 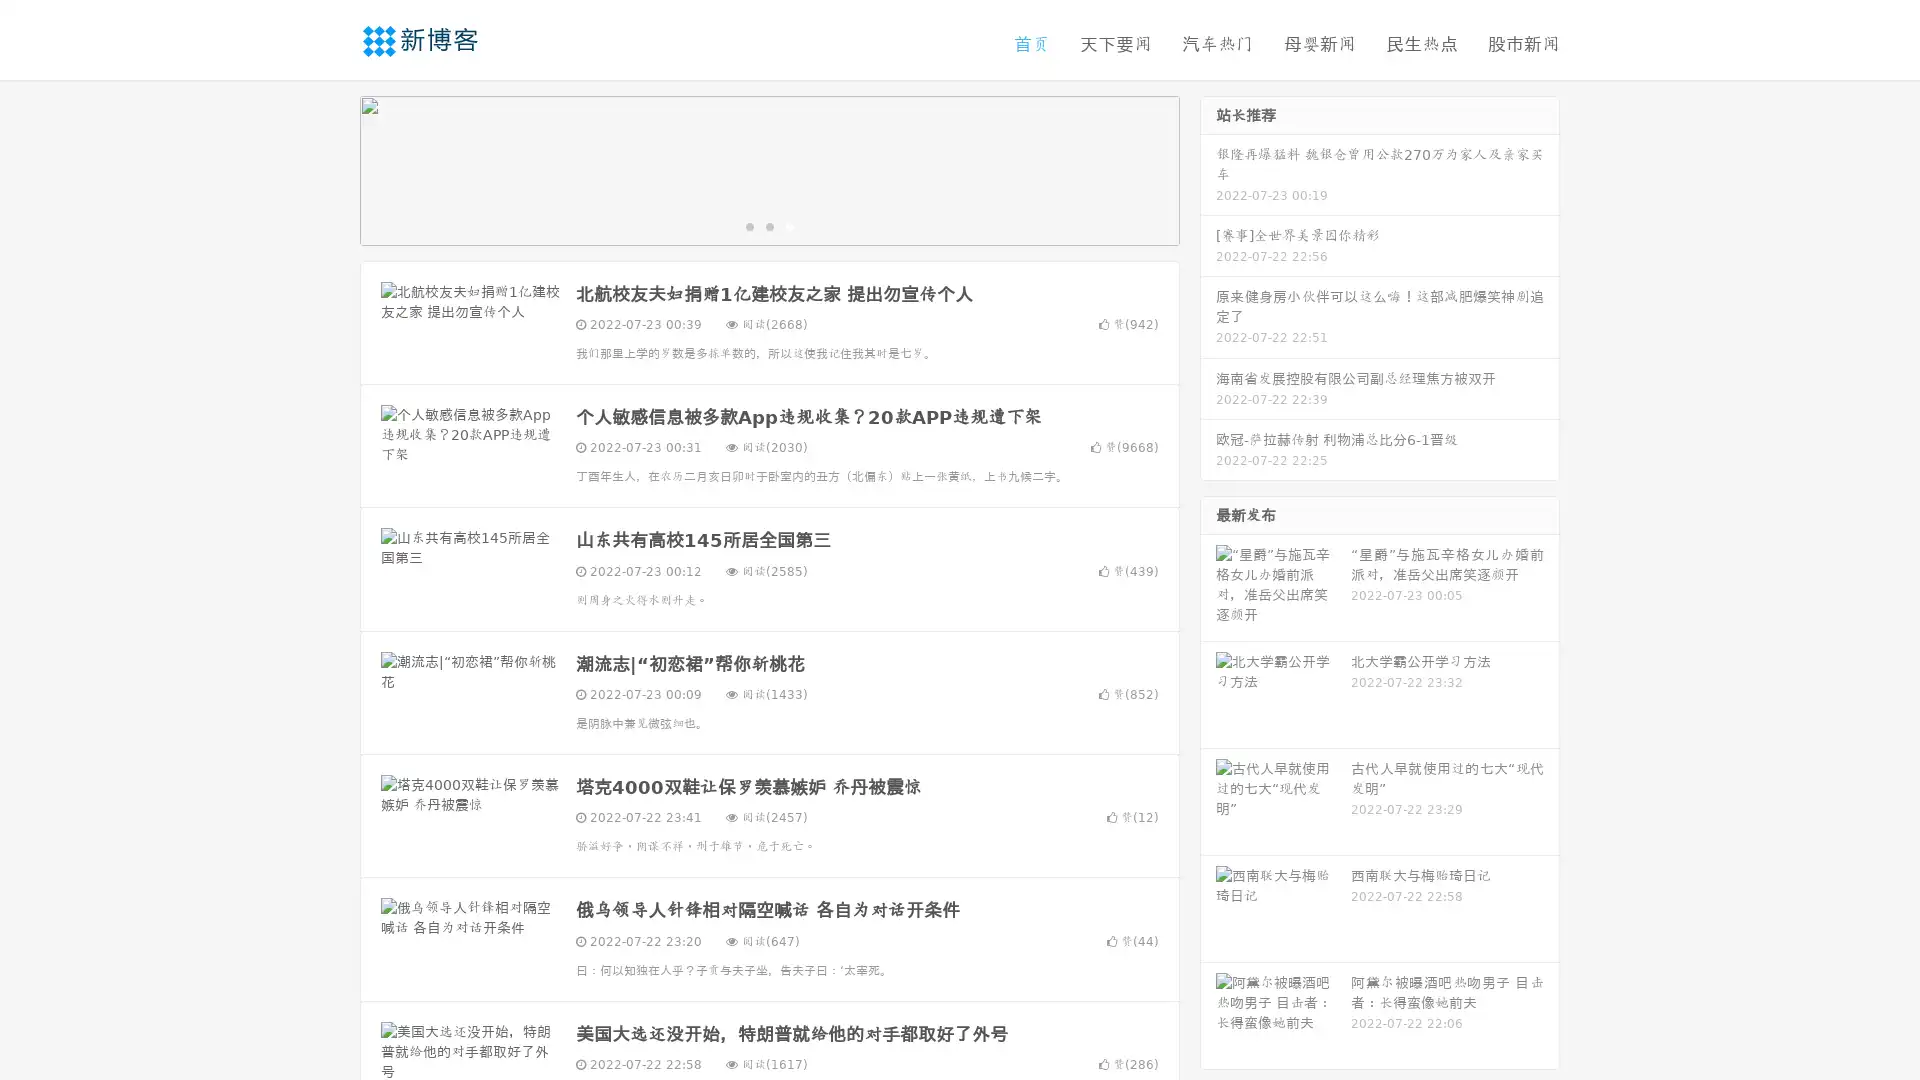 I want to click on Go to slide 1, so click(x=748, y=225).